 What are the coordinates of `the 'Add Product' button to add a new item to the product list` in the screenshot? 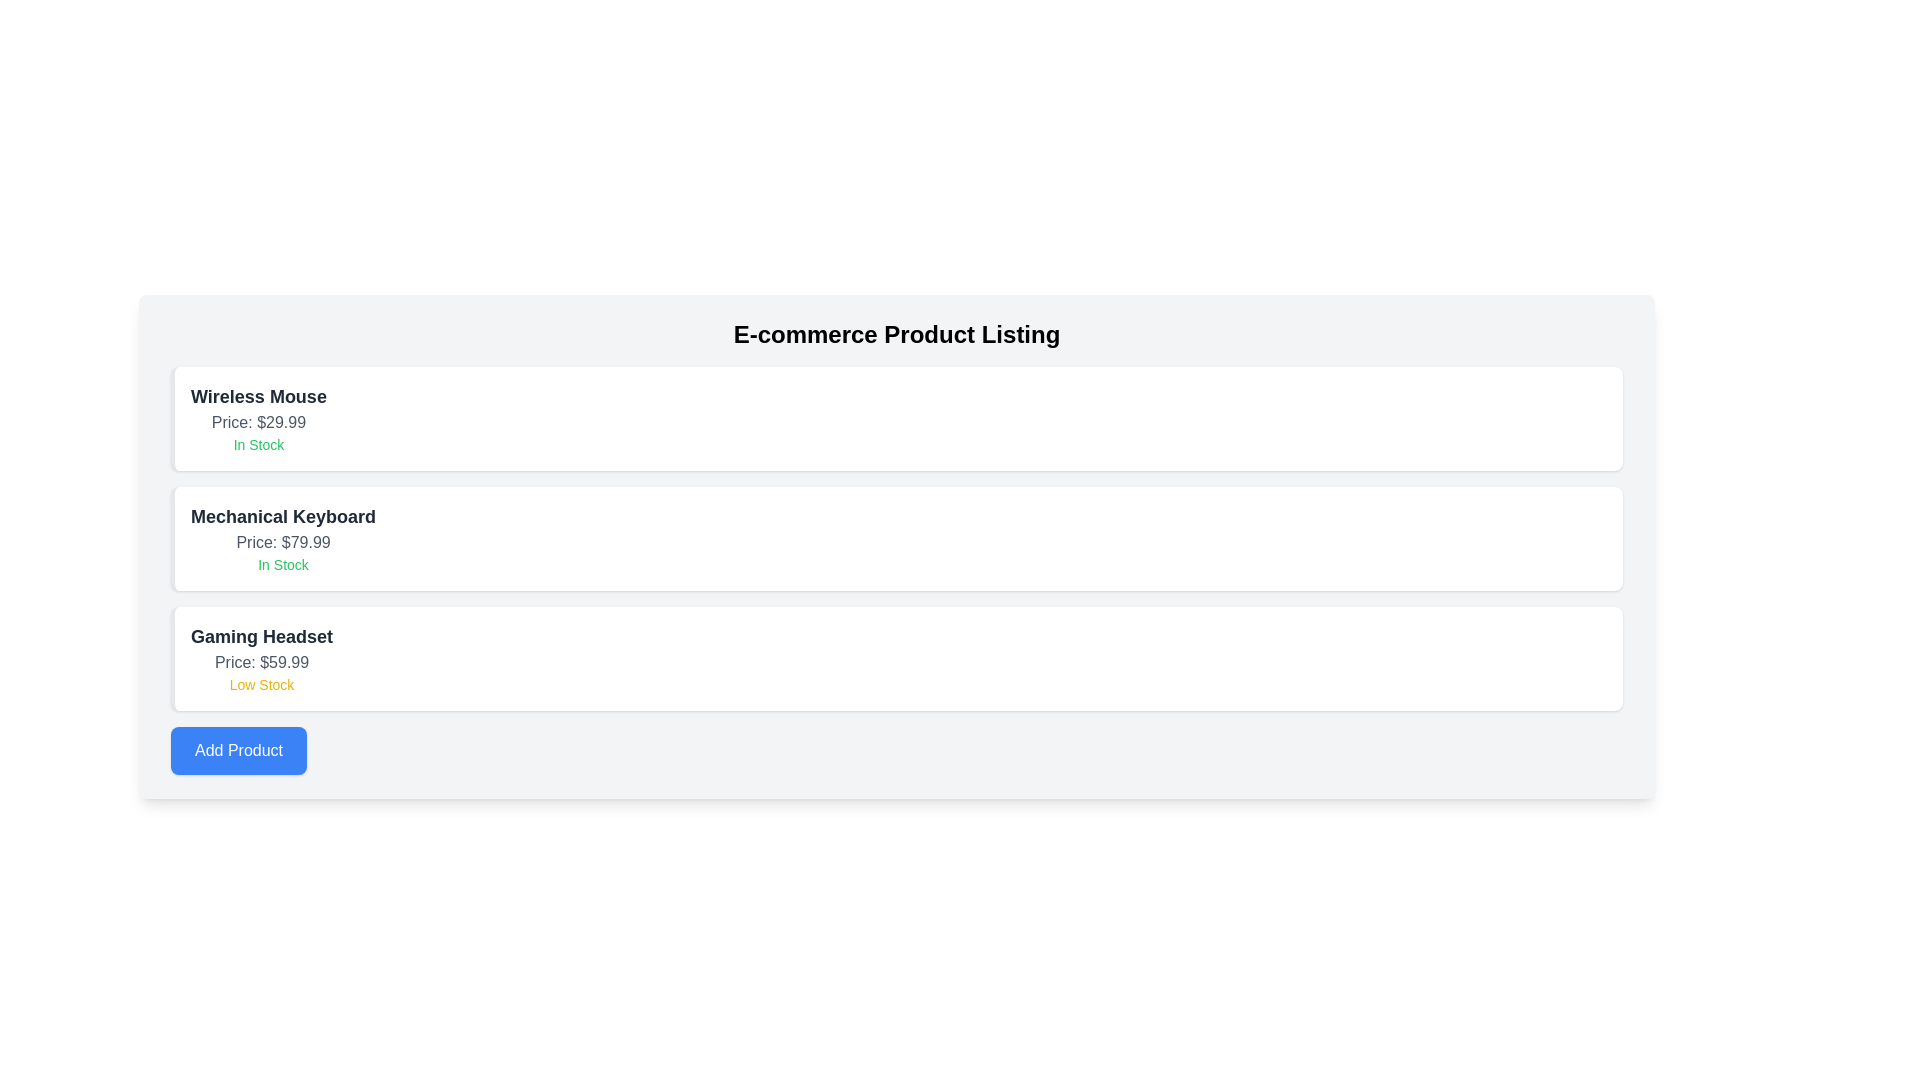 It's located at (239, 751).